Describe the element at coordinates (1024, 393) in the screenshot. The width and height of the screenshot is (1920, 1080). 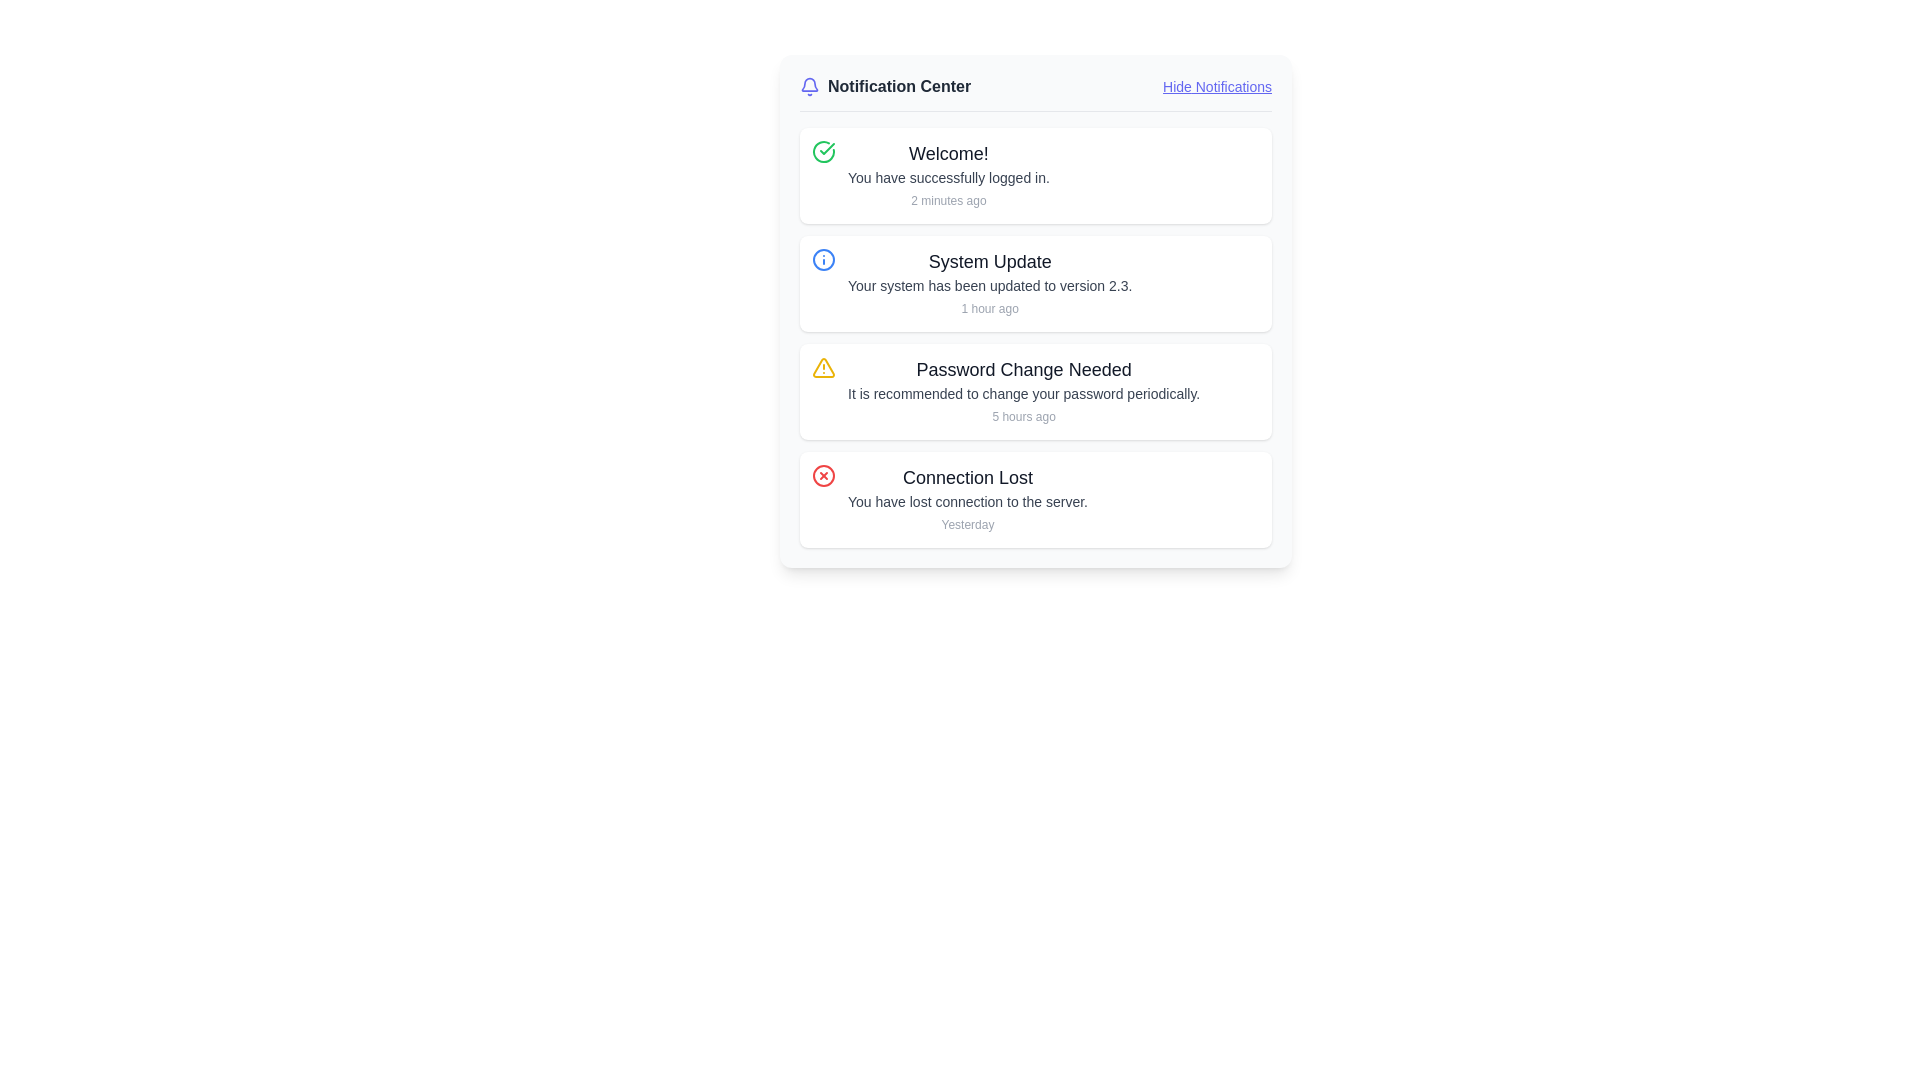
I see `the informational text advising users to change their password, located in the 'Password Change Needed' notification card` at that location.